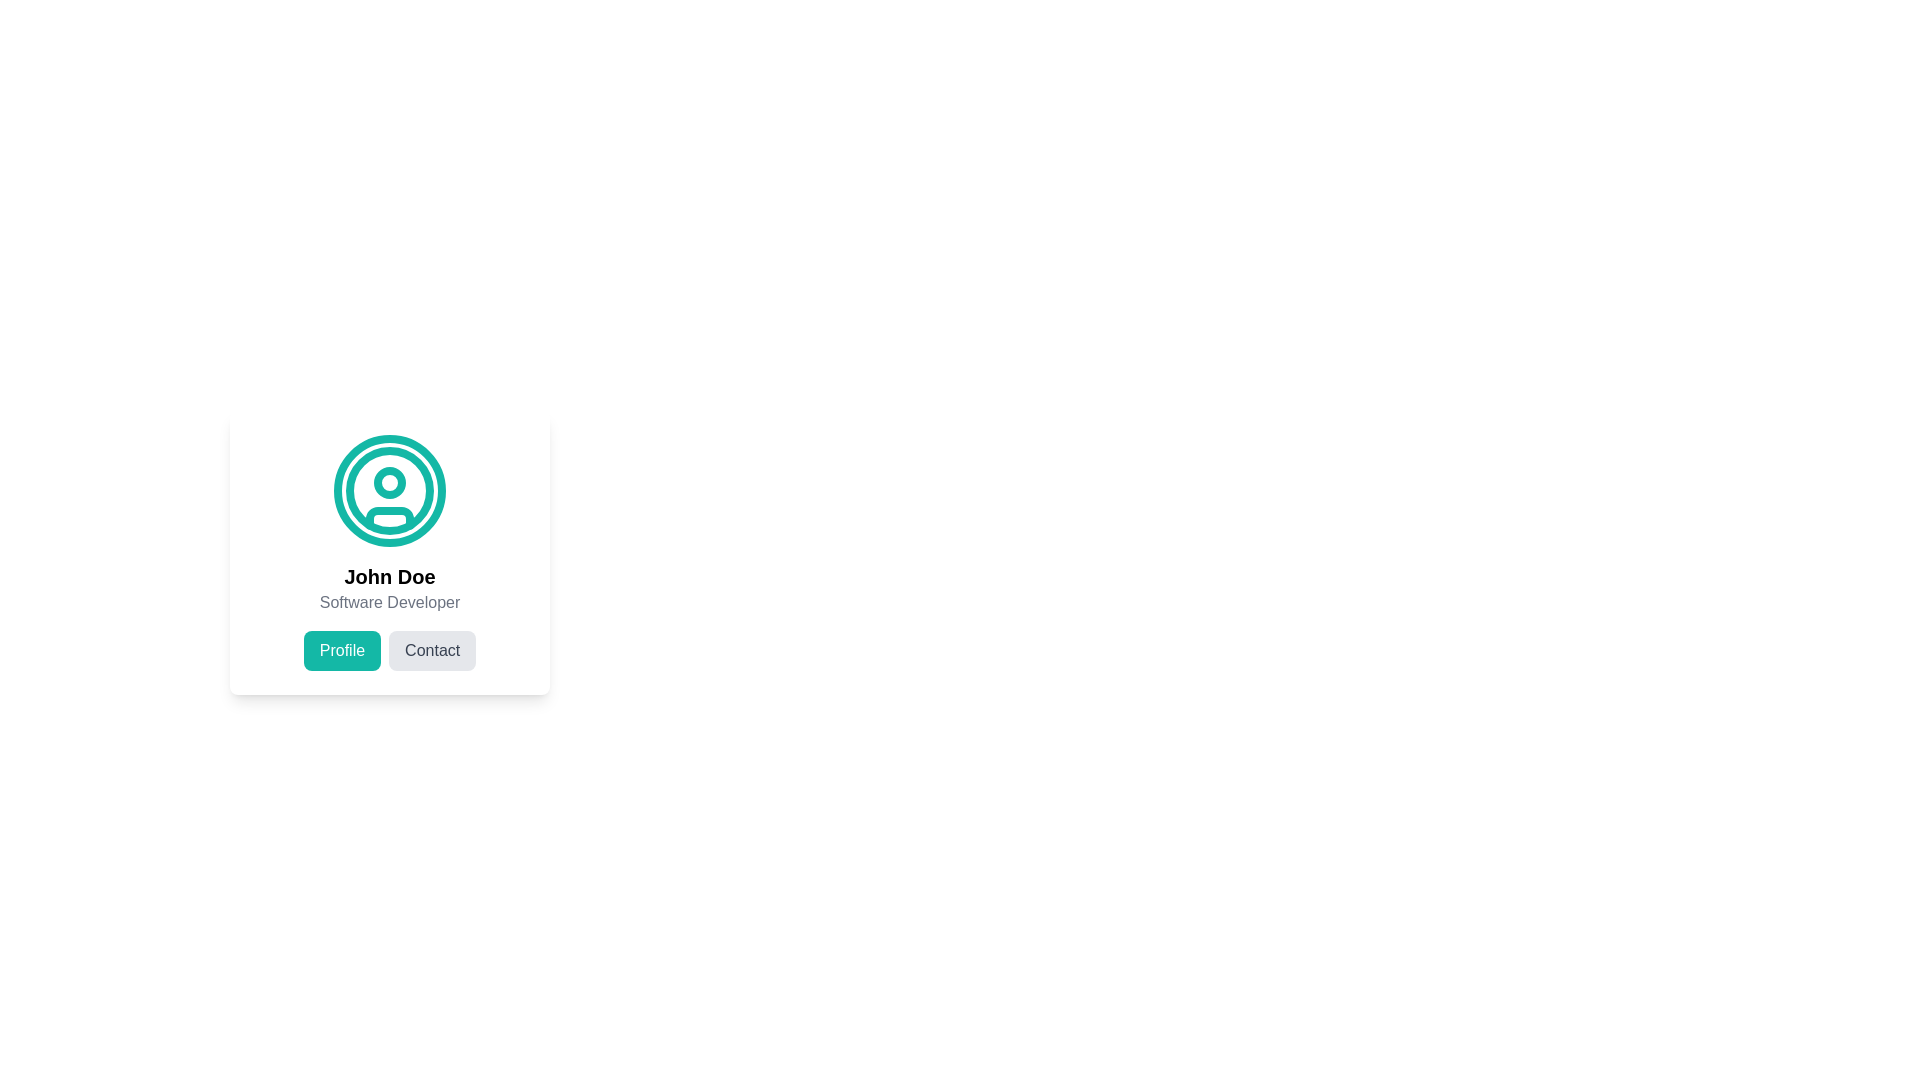  What do you see at coordinates (389, 601) in the screenshot?
I see `the static text indicating the occupation of the profile owner, located below the 'John Doe' name text in the profile card` at bounding box center [389, 601].